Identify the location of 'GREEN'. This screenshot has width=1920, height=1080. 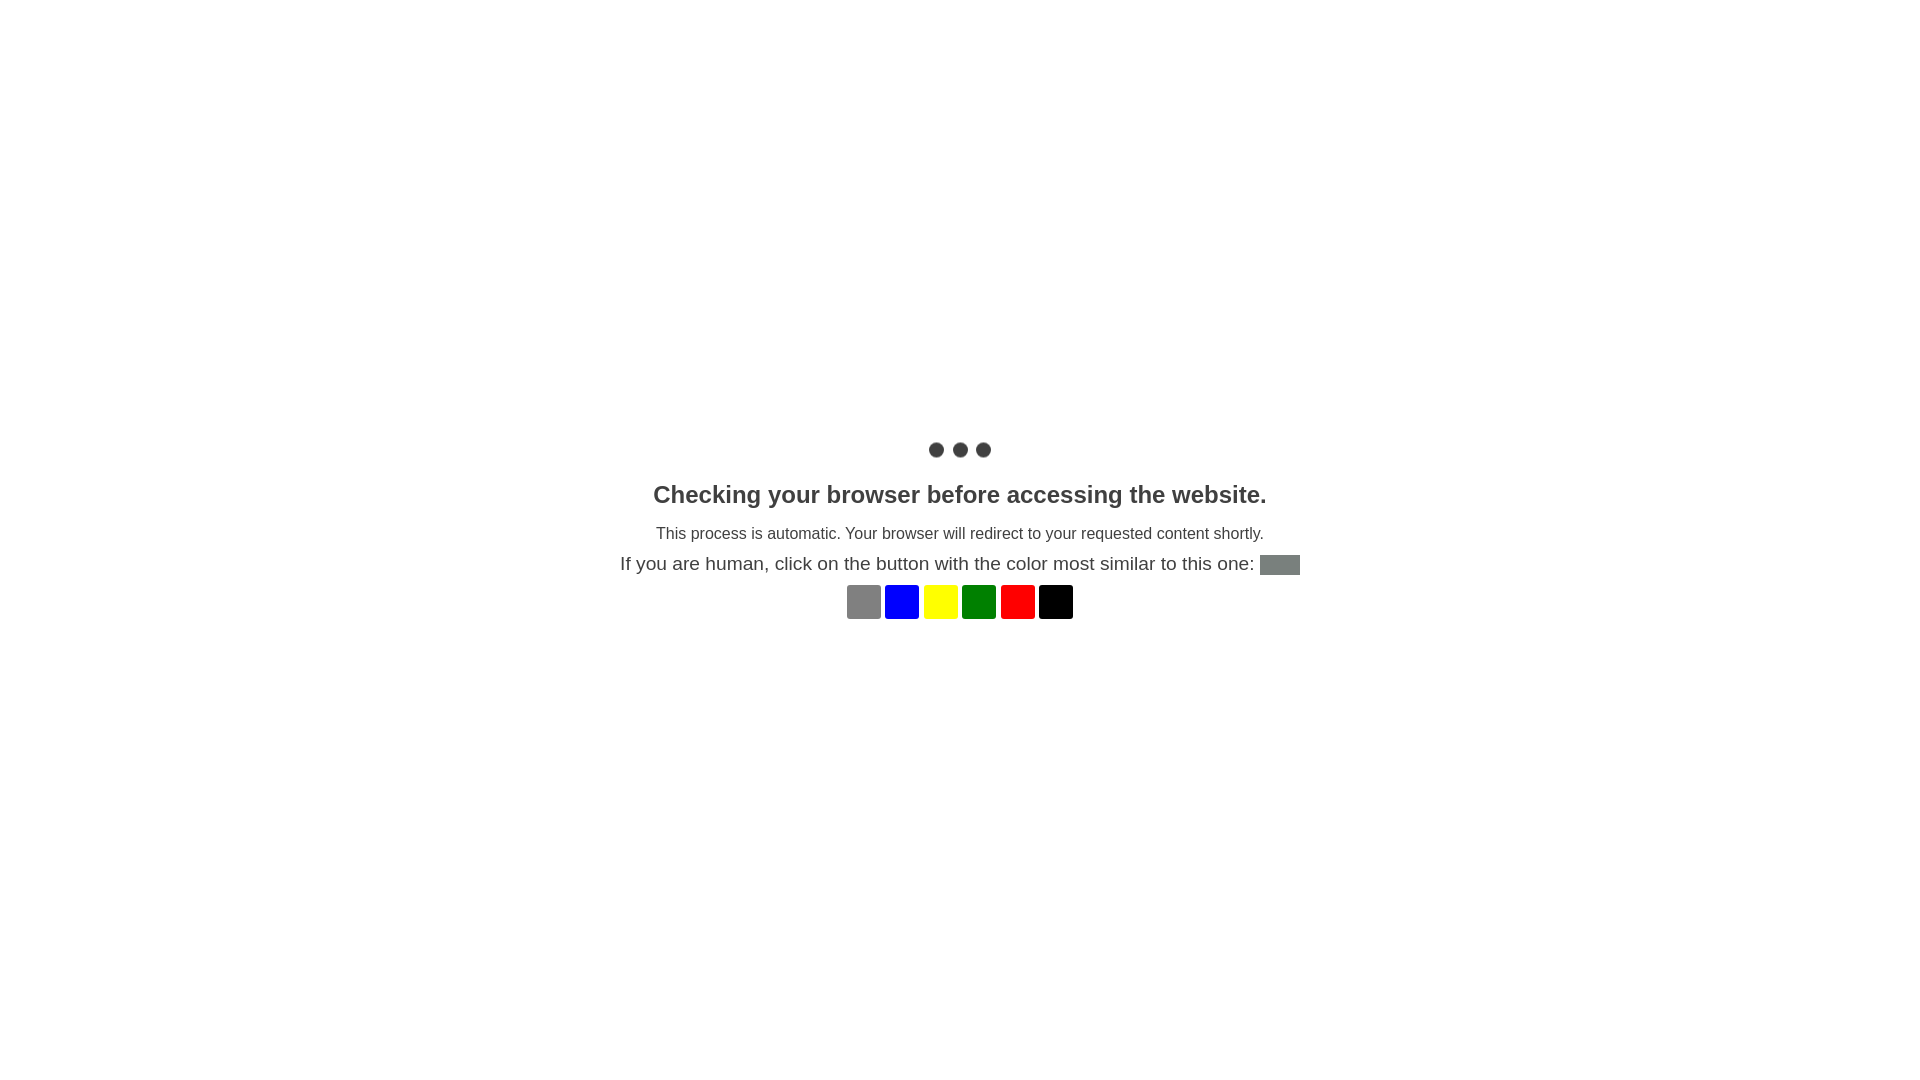
(979, 600).